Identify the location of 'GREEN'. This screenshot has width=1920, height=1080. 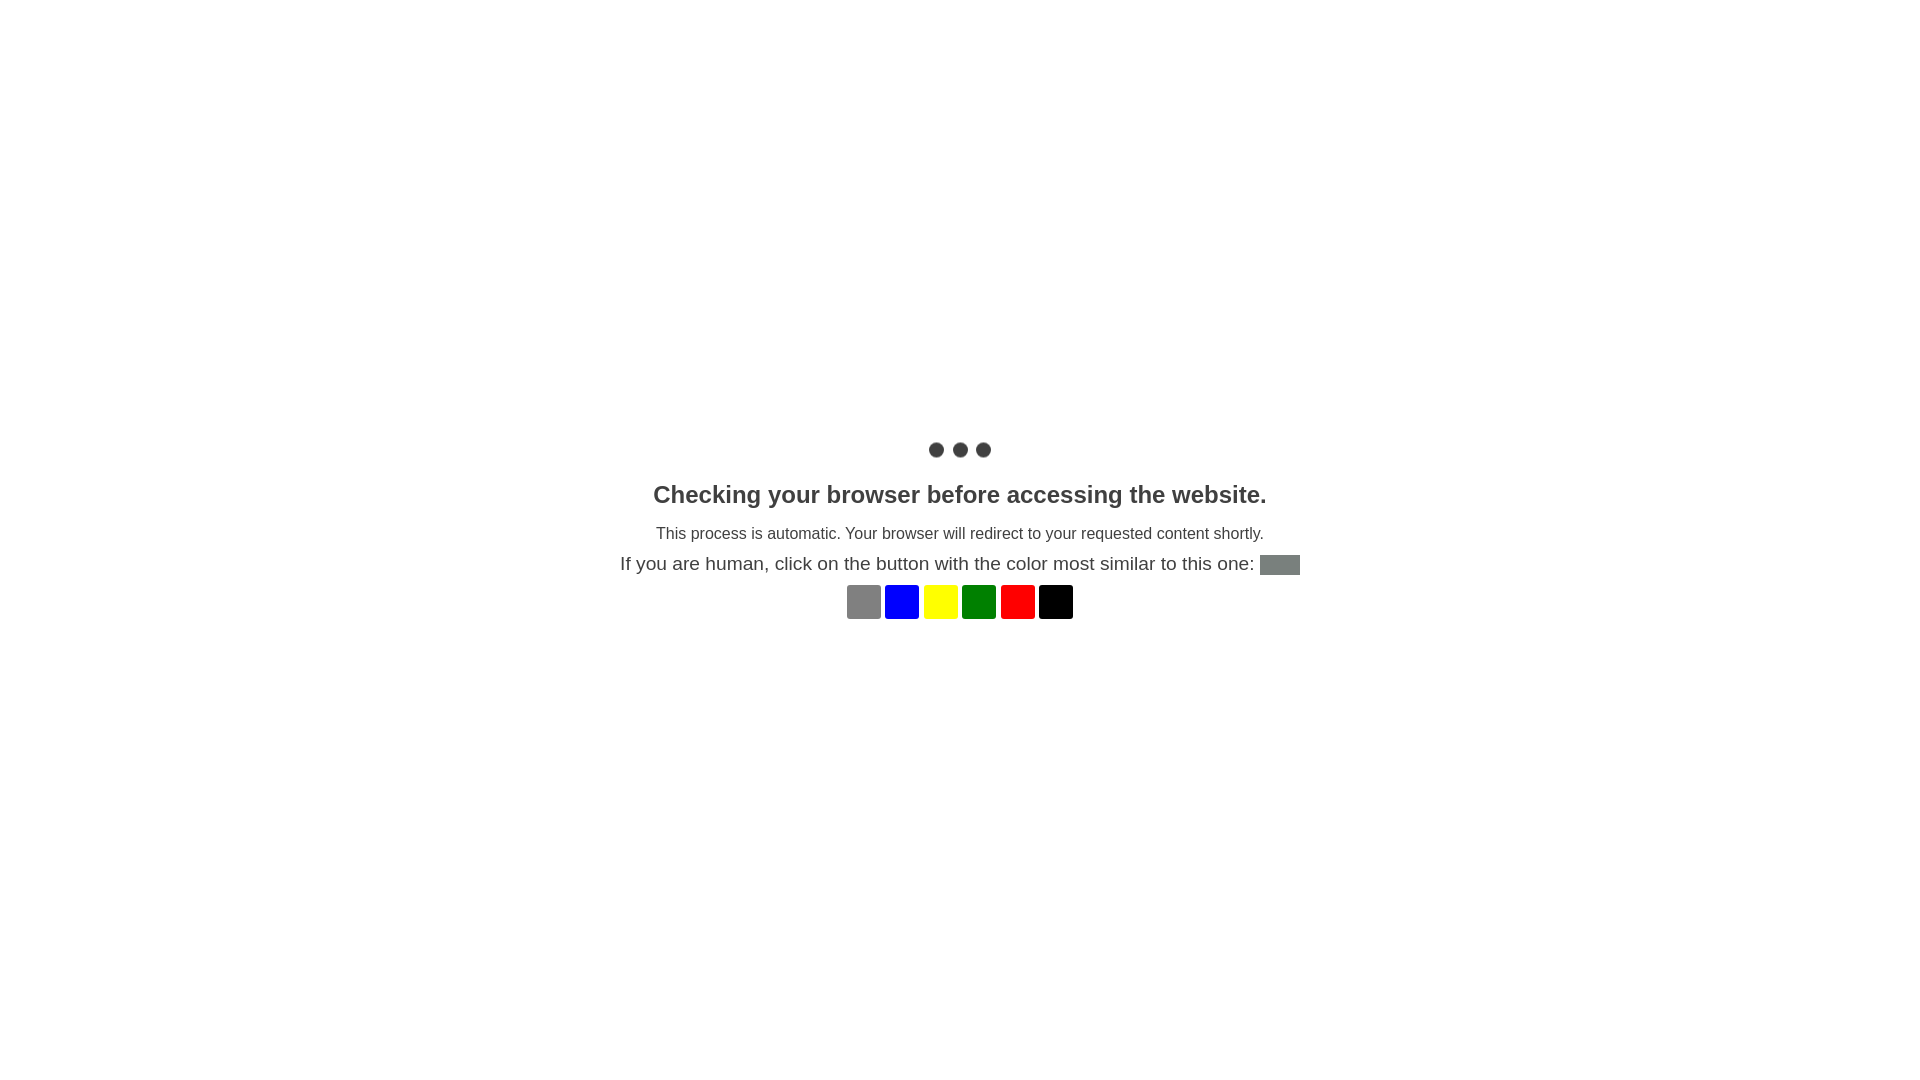
(979, 600).